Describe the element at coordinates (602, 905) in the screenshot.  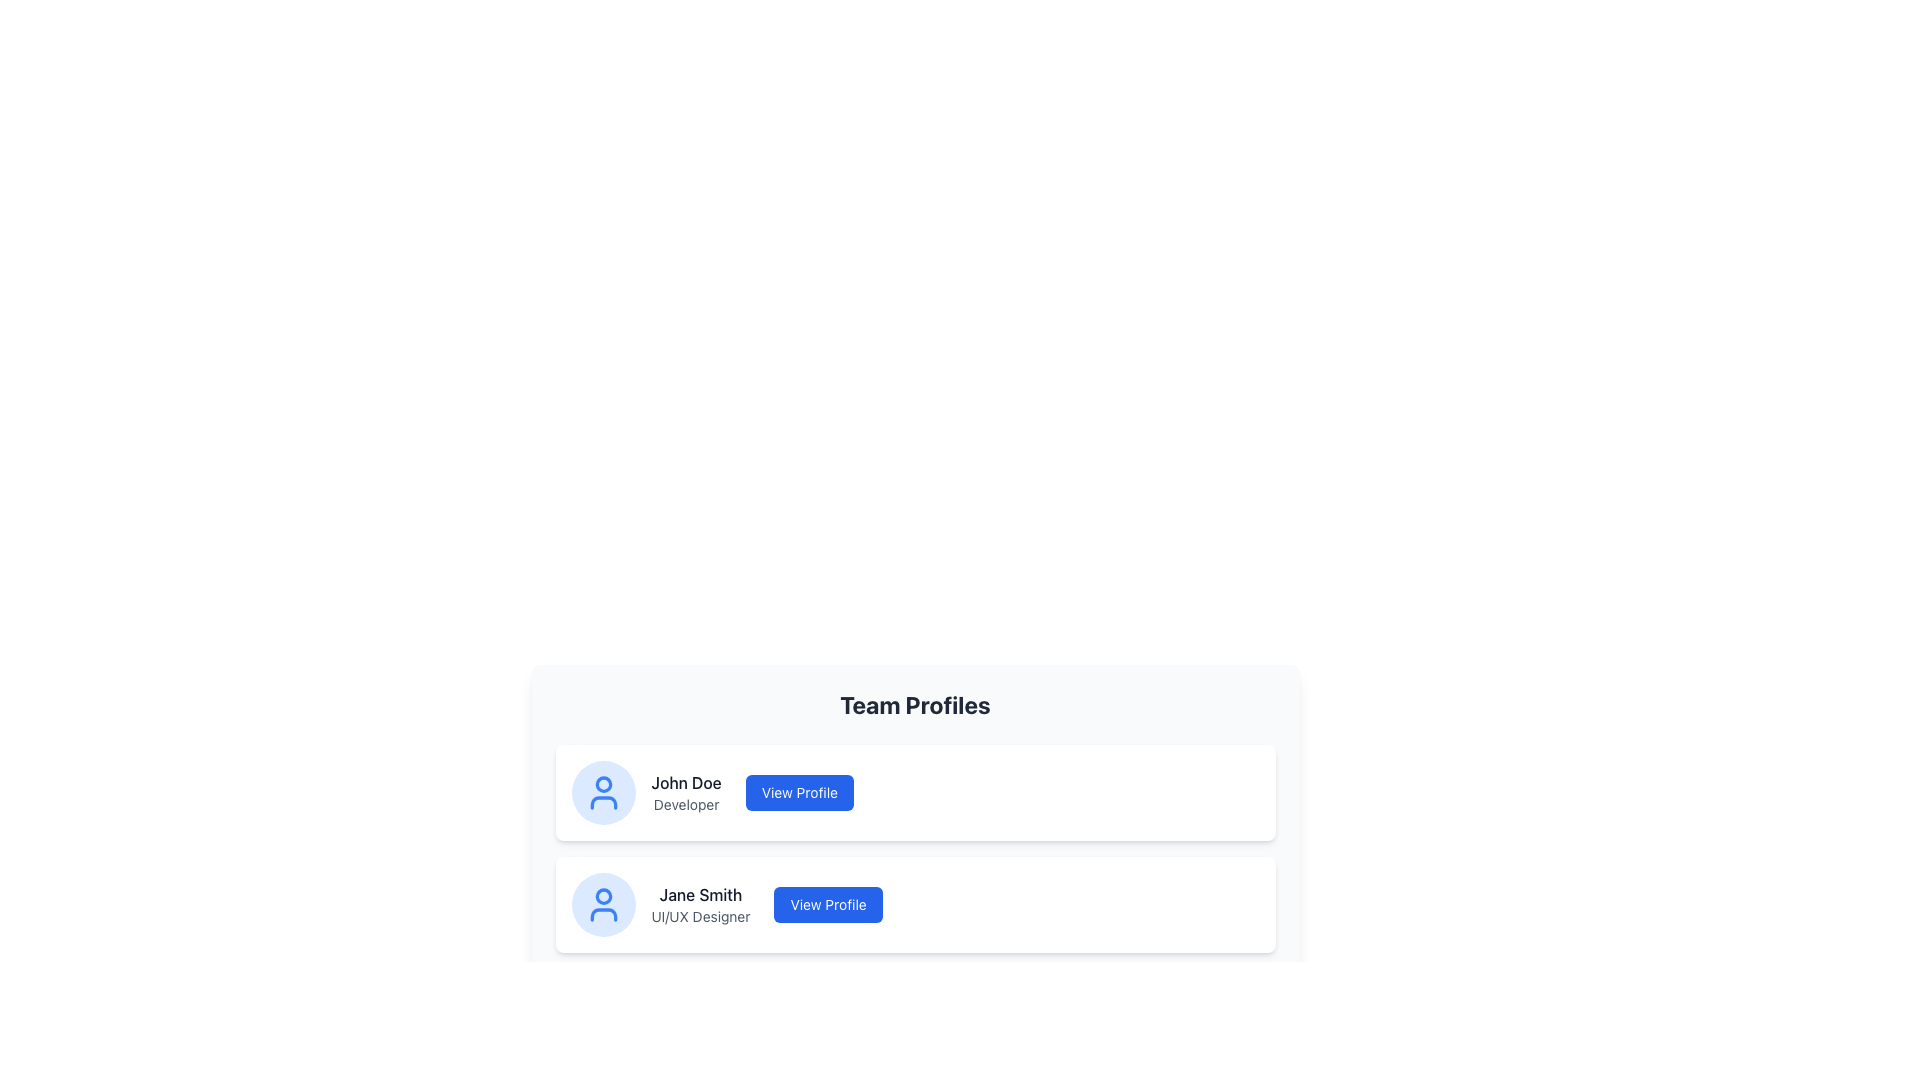
I see `circular blue icon with a user-shaped design in the lower profile card titled 'Jane Smith'` at that location.